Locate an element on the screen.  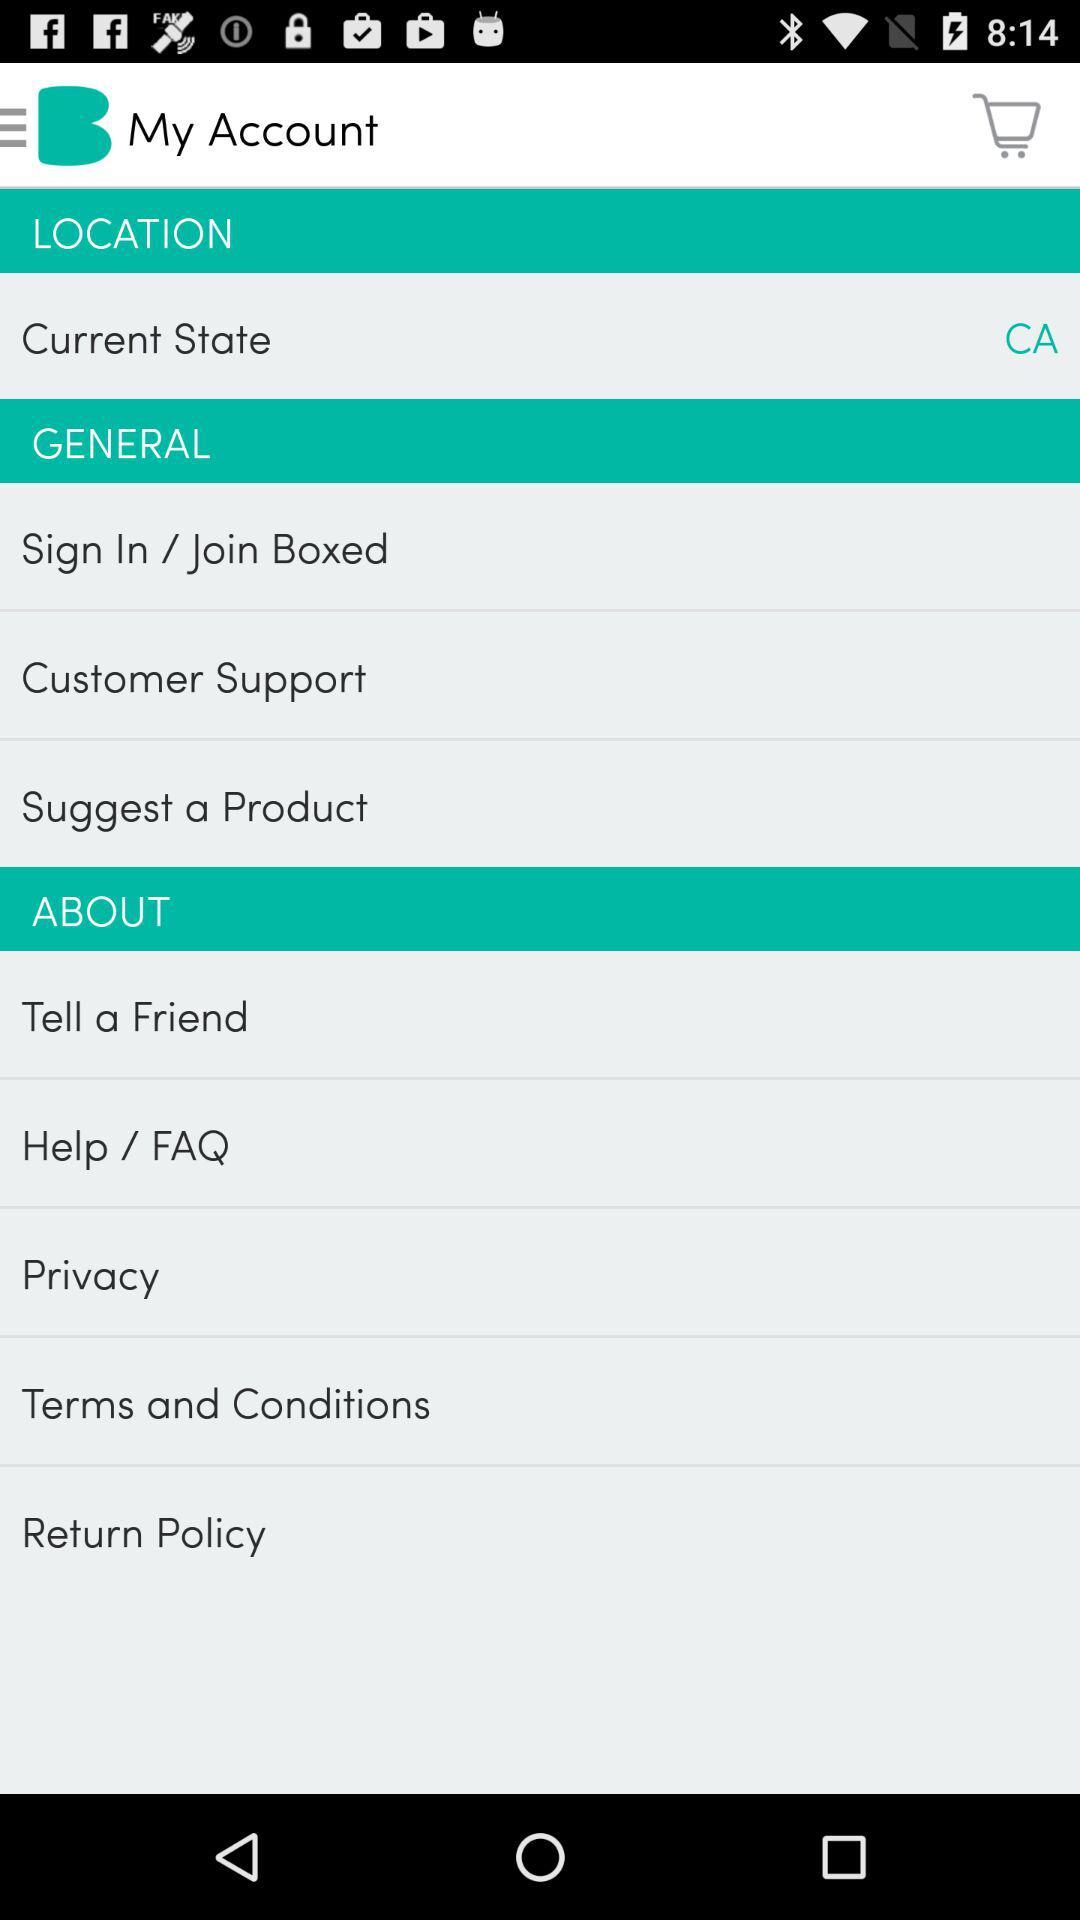
item above sign in join item is located at coordinates (540, 440).